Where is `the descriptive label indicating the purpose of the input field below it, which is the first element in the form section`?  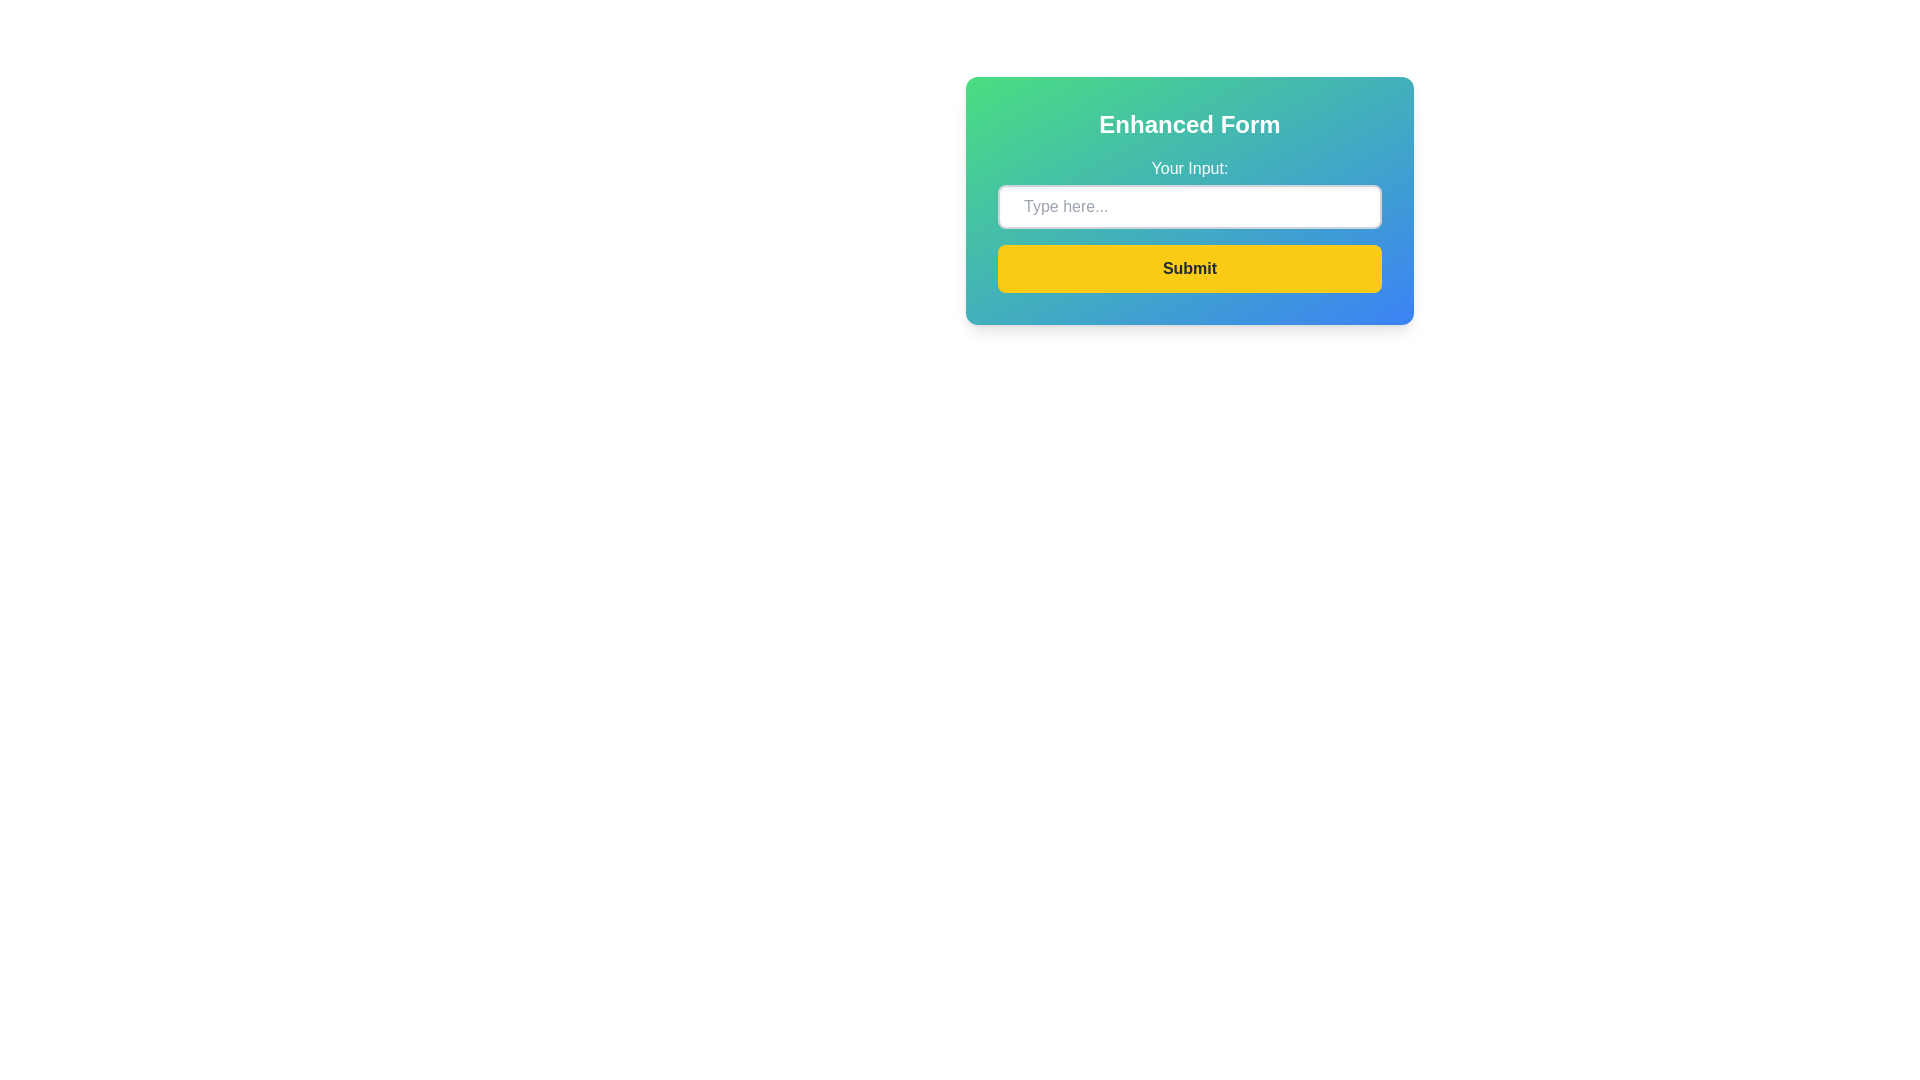 the descriptive label indicating the purpose of the input field below it, which is the first element in the form section is located at coordinates (1190, 168).